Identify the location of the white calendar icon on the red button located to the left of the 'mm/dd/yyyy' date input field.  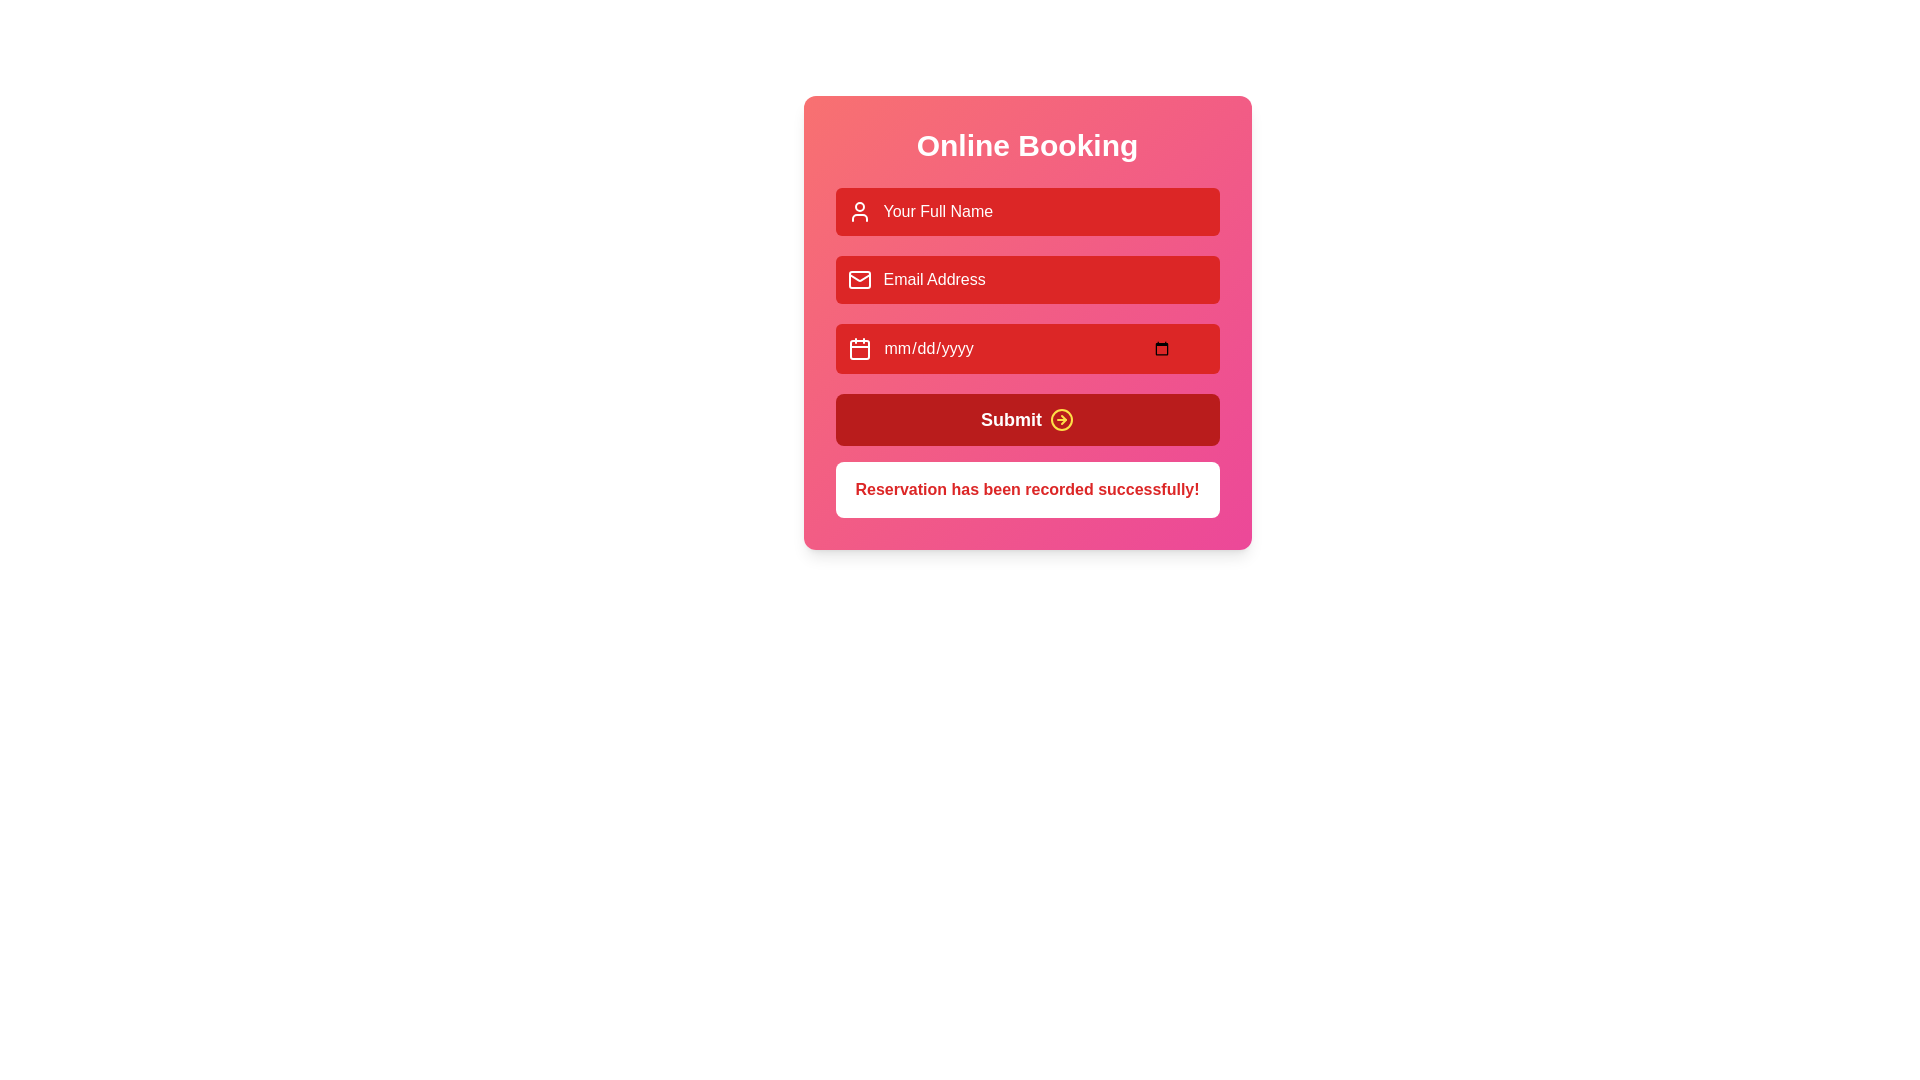
(859, 347).